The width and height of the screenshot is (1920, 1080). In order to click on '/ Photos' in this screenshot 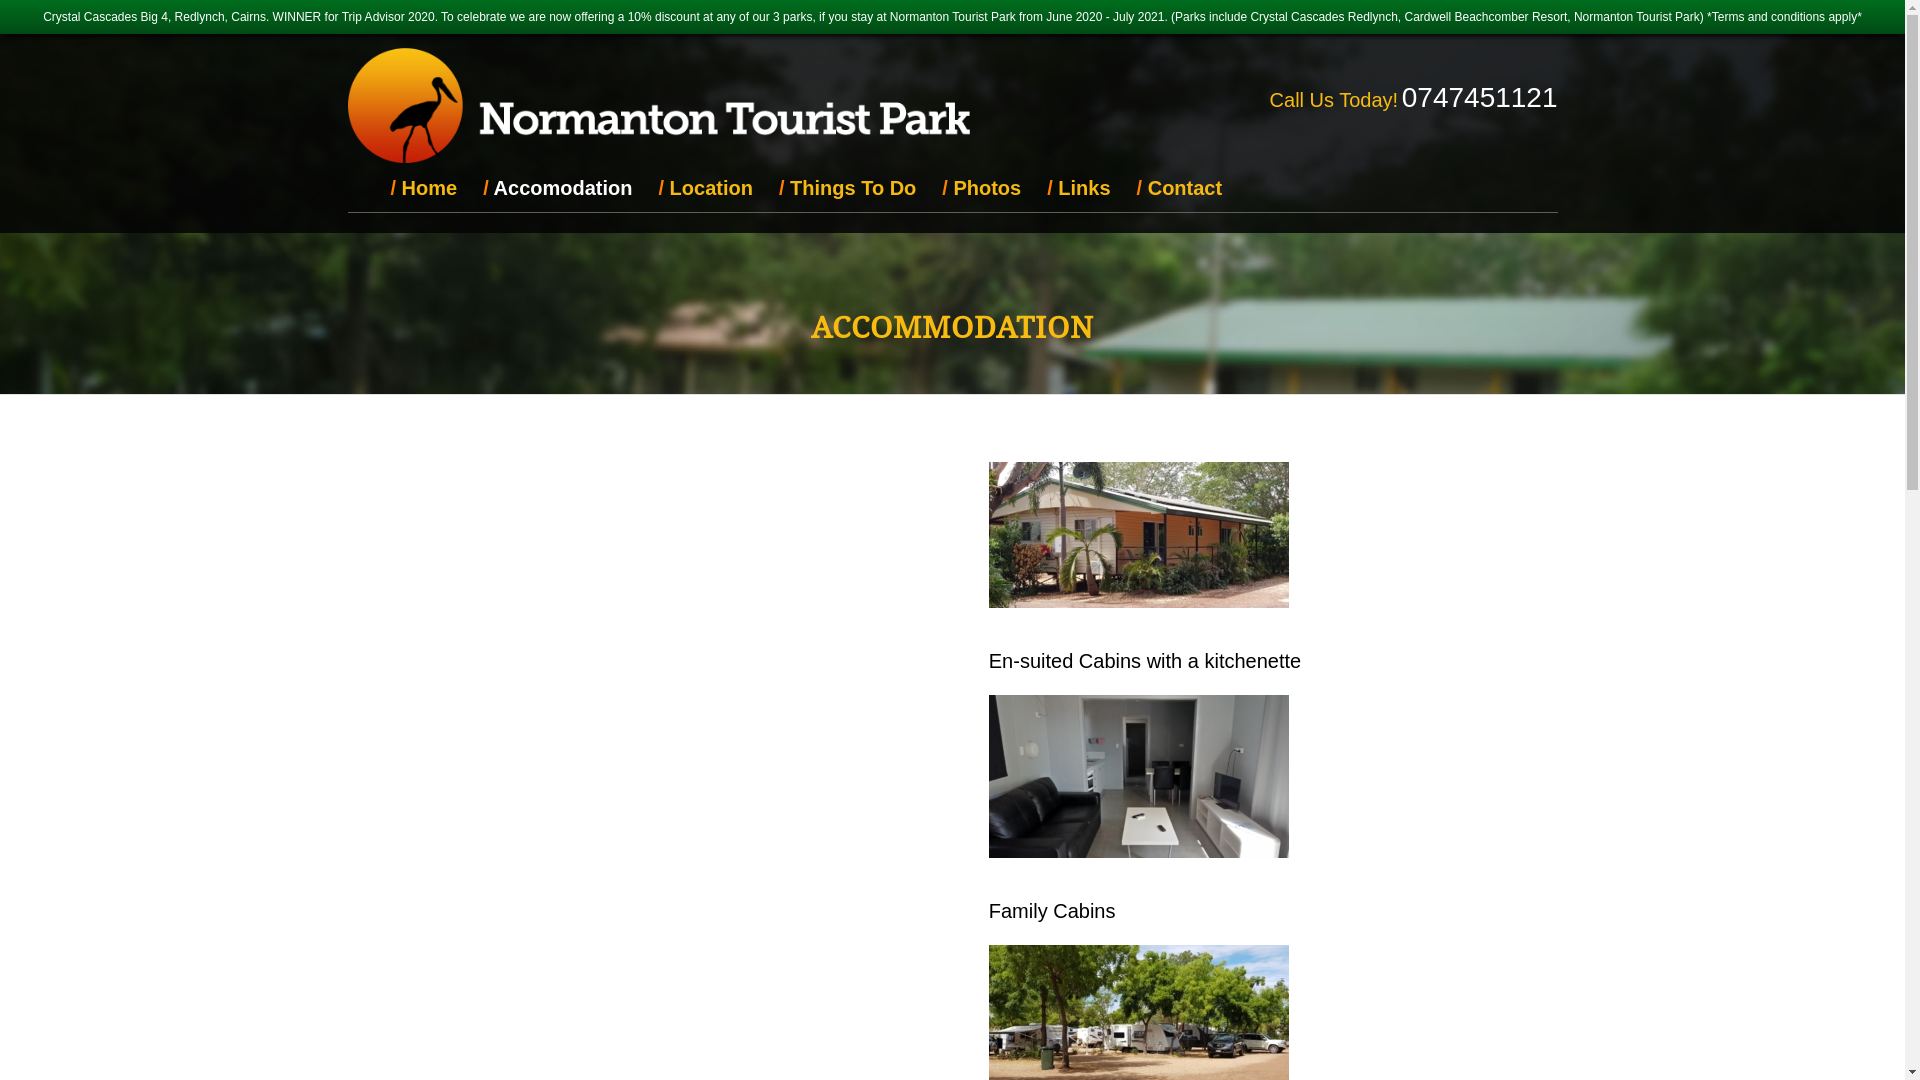, I will do `click(981, 188)`.